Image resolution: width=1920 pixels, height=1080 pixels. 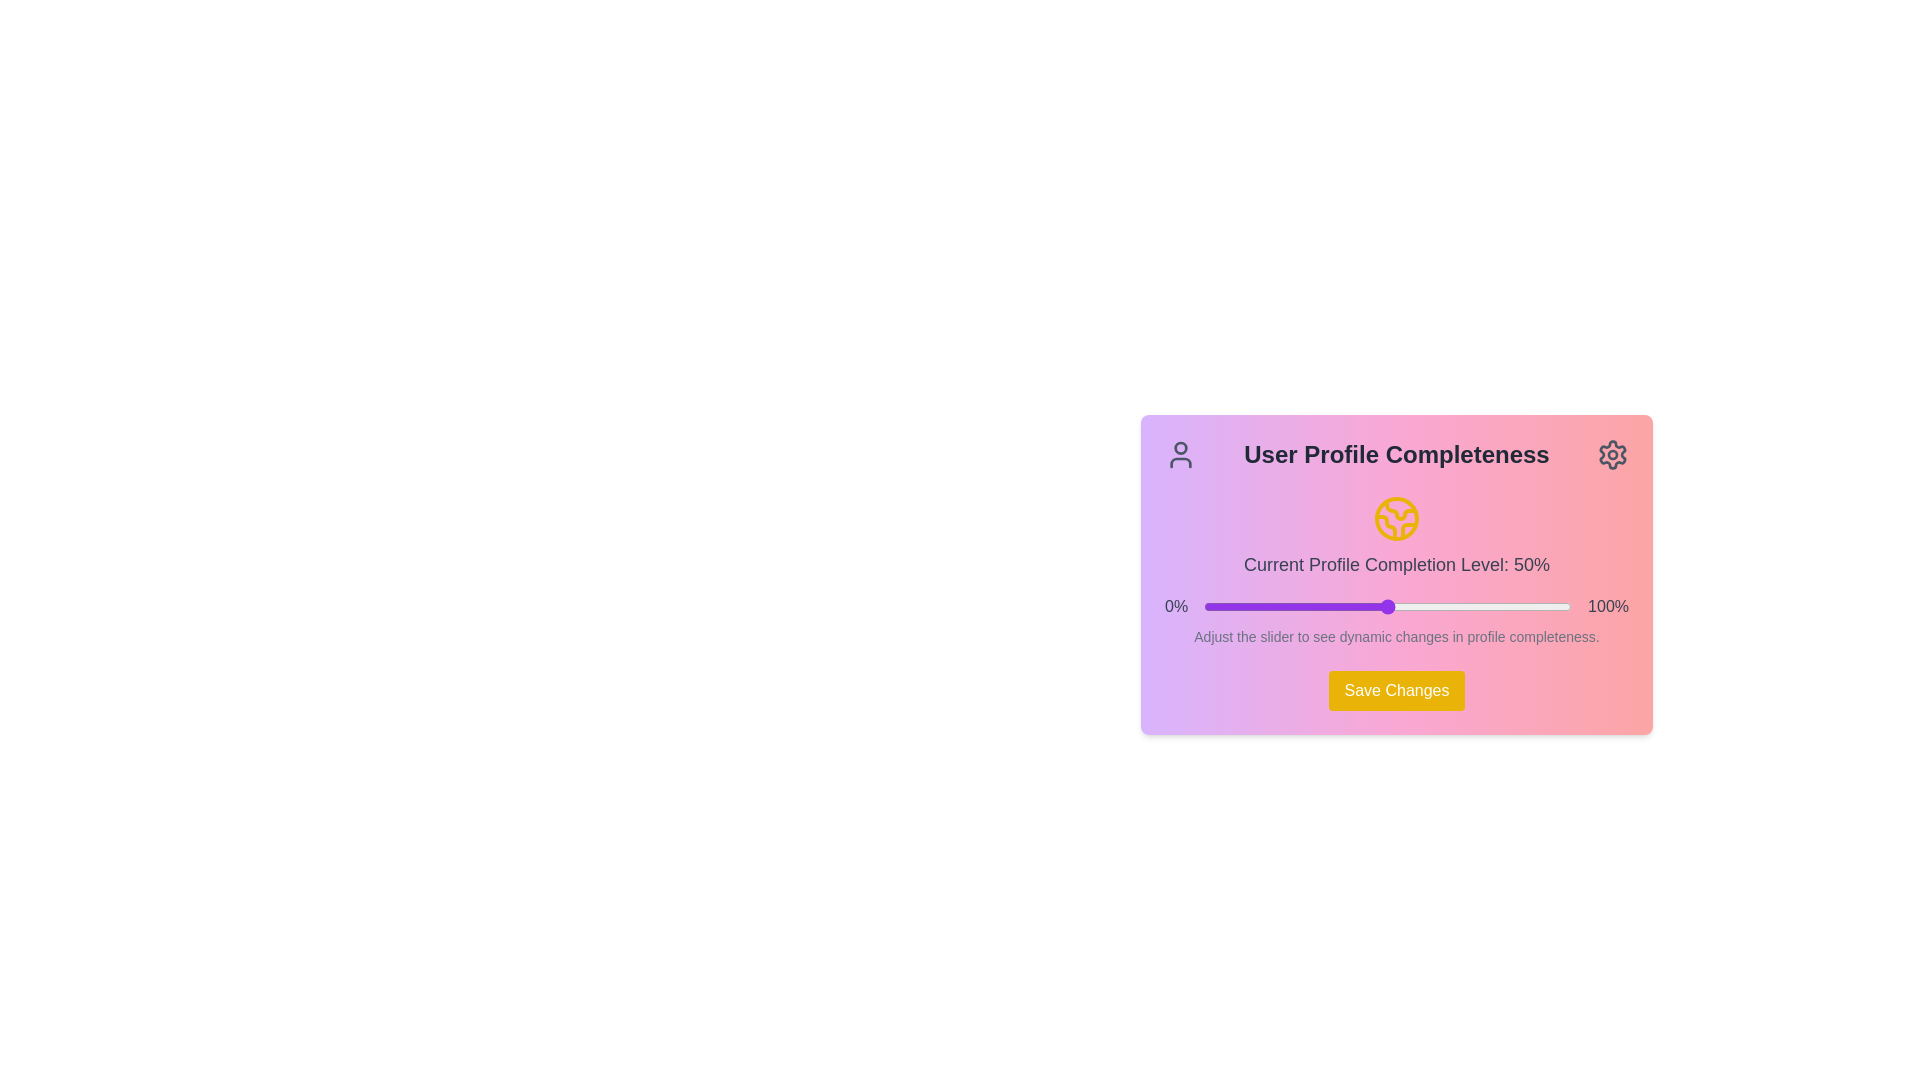 What do you see at coordinates (1395, 655) in the screenshot?
I see `the 'Save Changes' button located at the bottom of the profile completeness component, which is part of a card-like element in the middle-right area of the interface` at bounding box center [1395, 655].